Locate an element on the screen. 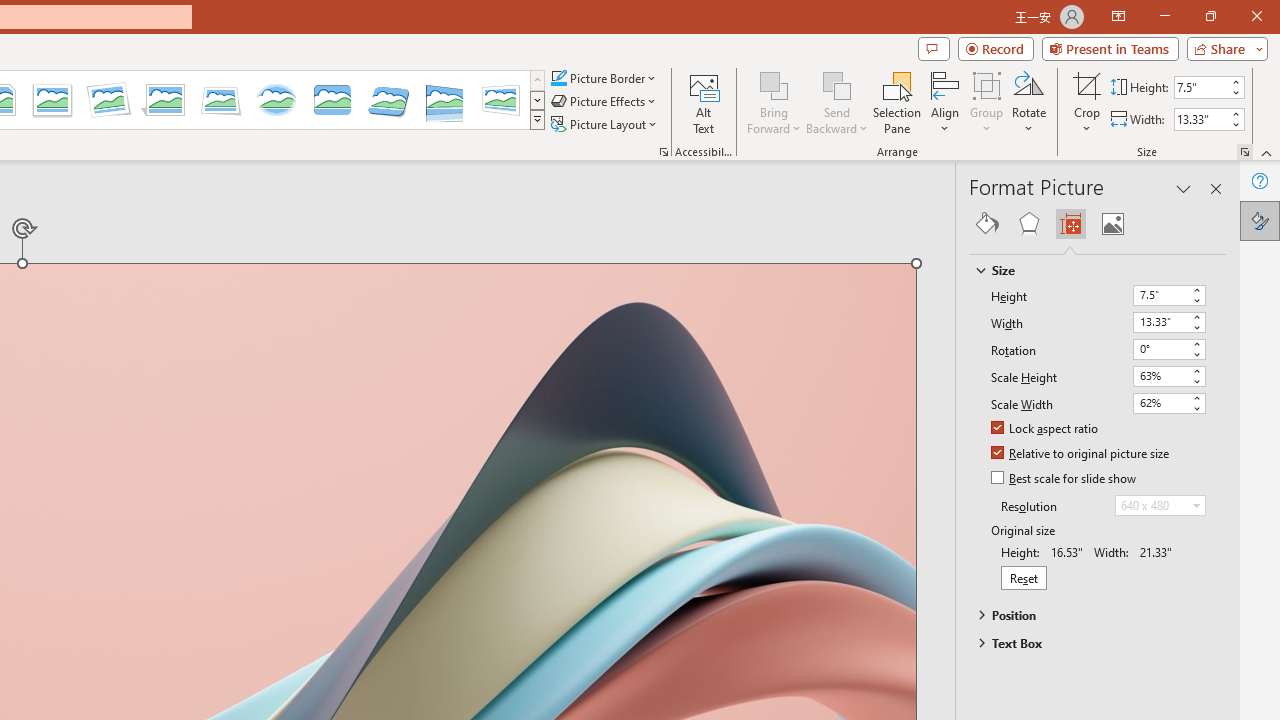 The width and height of the screenshot is (1280, 720). 'Send Backward' is located at coordinates (837, 84).